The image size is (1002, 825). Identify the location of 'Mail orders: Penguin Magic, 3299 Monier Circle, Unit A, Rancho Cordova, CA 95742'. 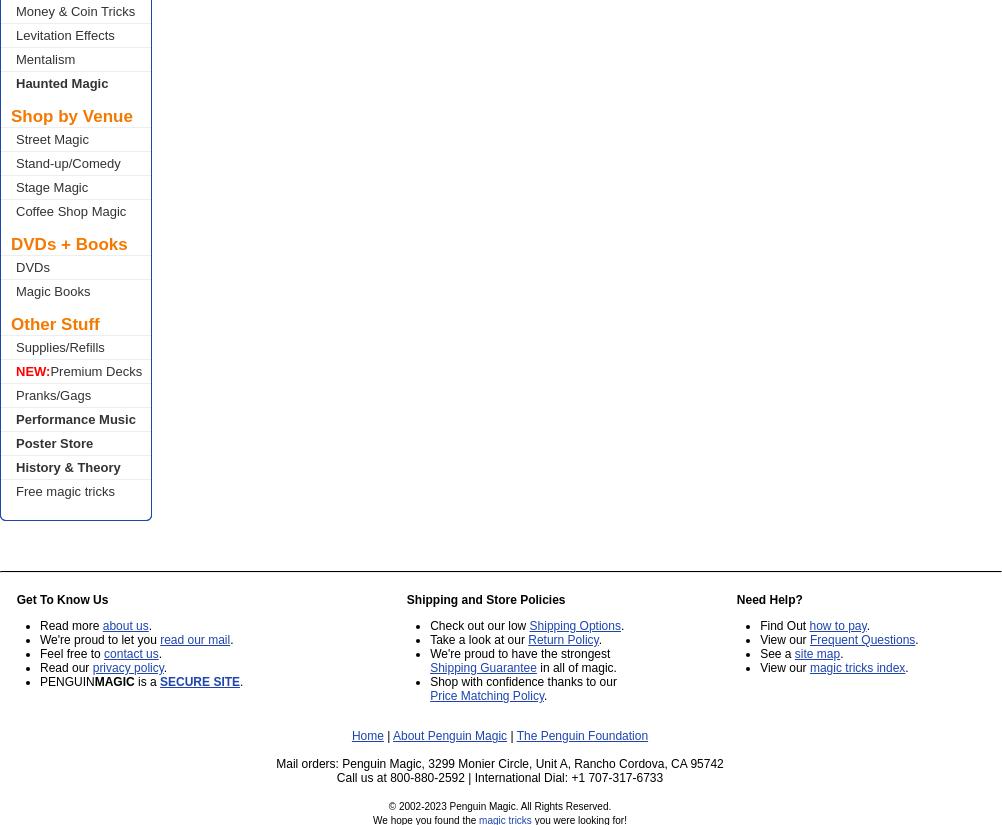
(498, 763).